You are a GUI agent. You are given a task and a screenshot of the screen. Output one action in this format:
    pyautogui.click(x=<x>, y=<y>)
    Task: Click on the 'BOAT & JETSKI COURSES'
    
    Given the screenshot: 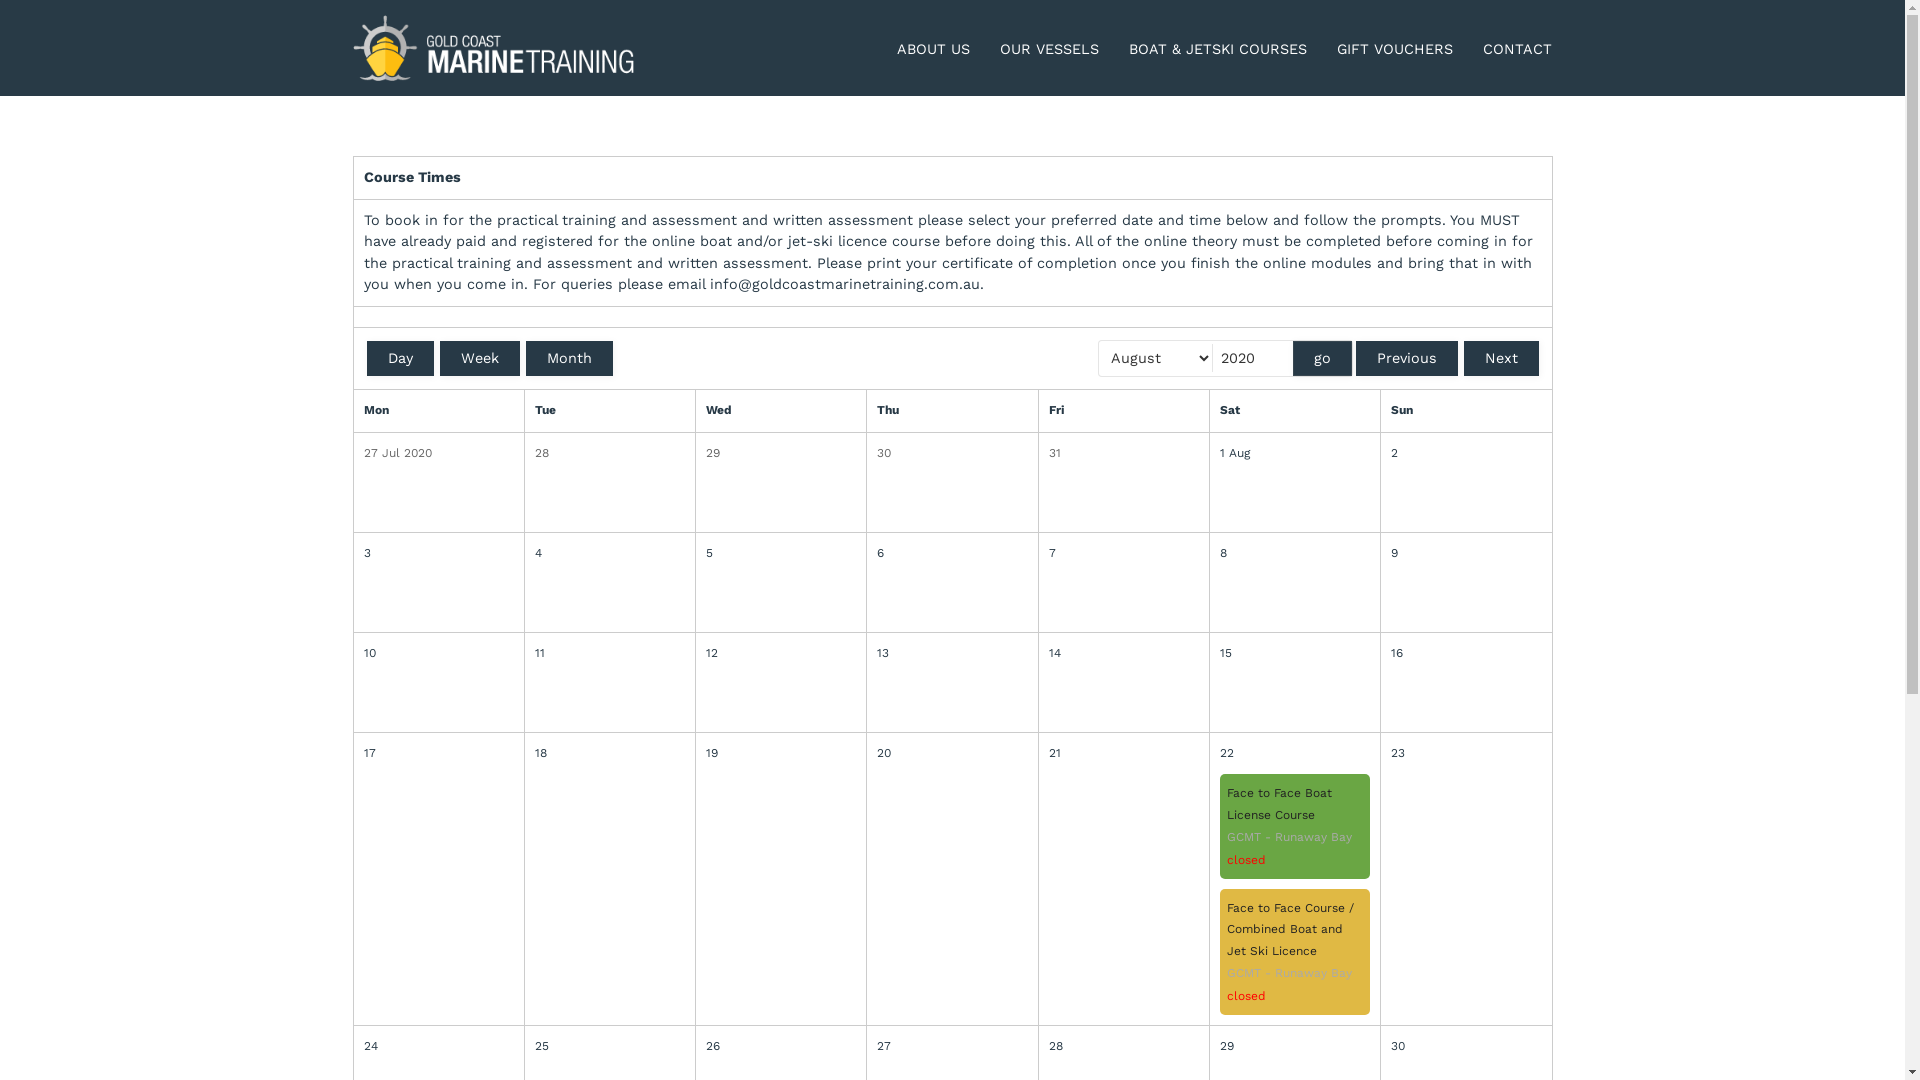 What is the action you would take?
    pyautogui.click(x=1217, y=49)
    